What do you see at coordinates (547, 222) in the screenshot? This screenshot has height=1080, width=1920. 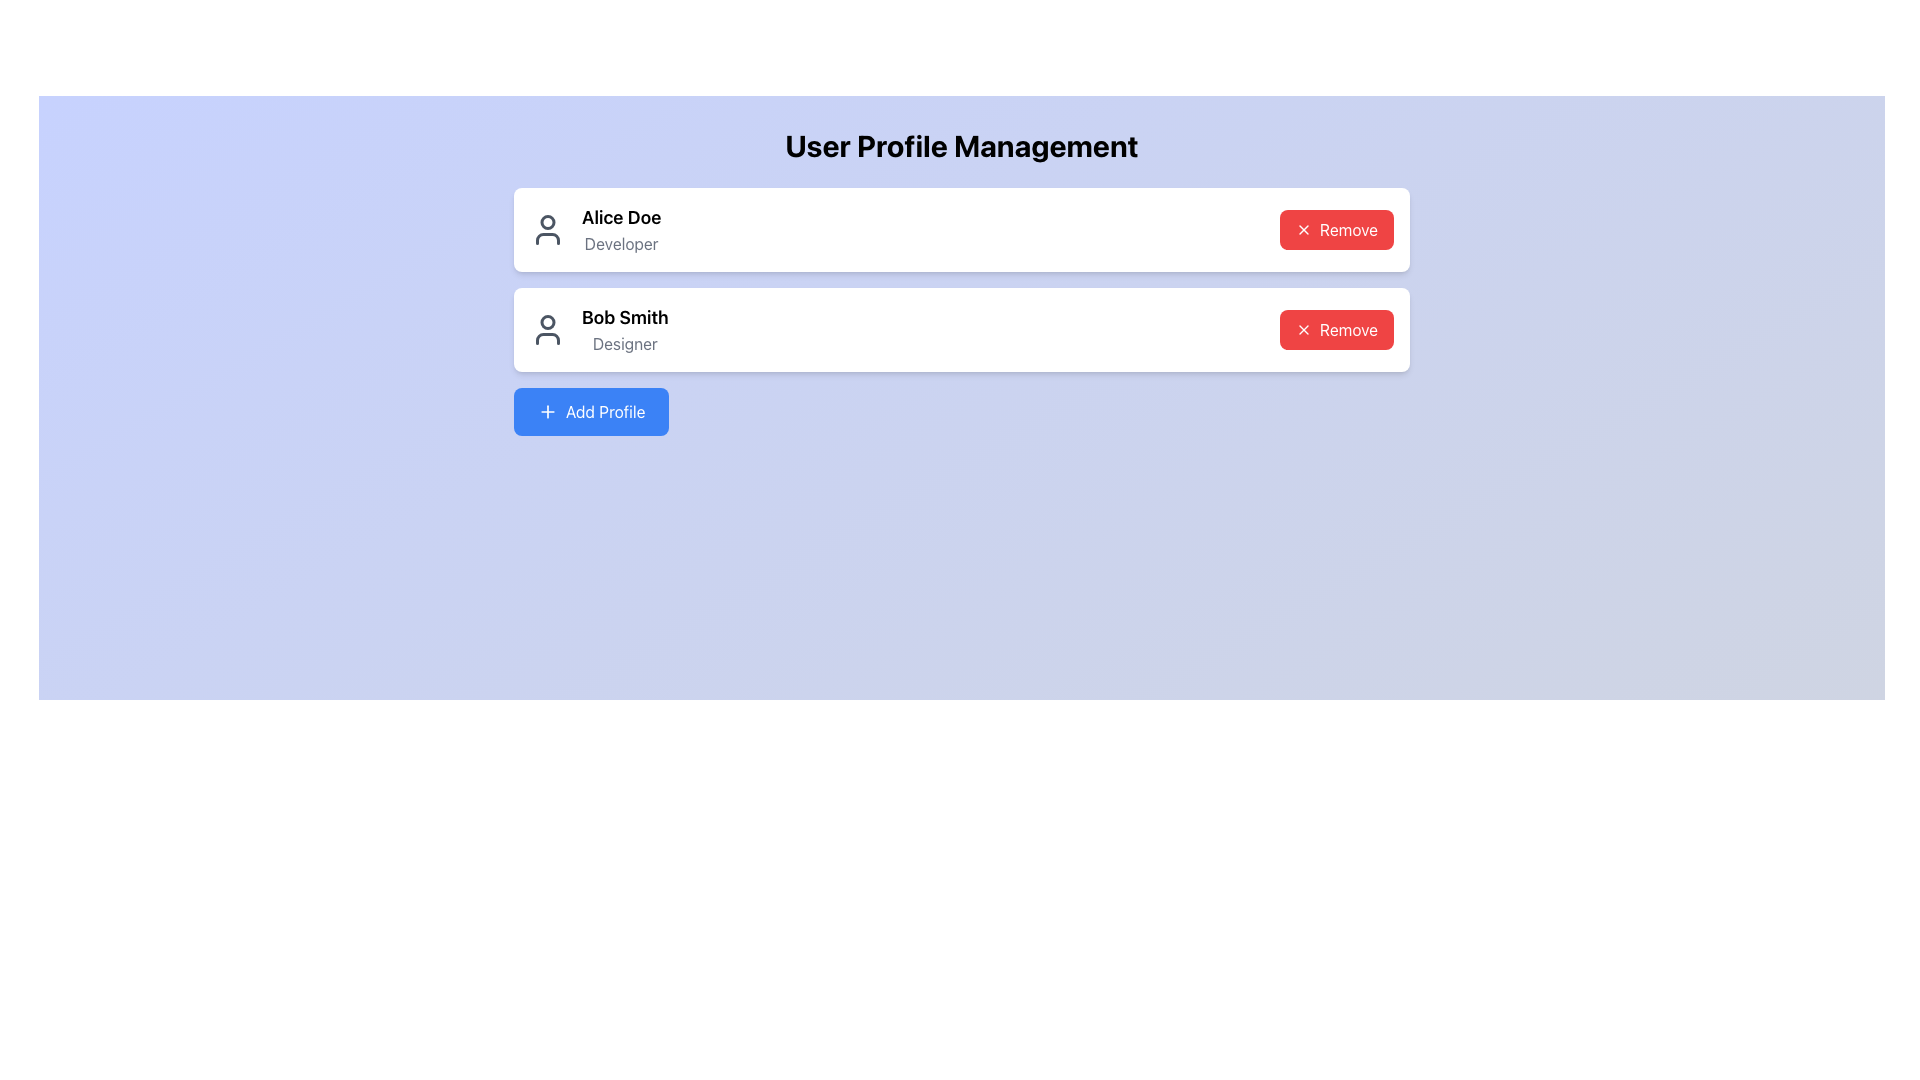 I see `the SVG circle representing the user's profile icon for 'Alice Doe'` at bounding box center [547, 222].